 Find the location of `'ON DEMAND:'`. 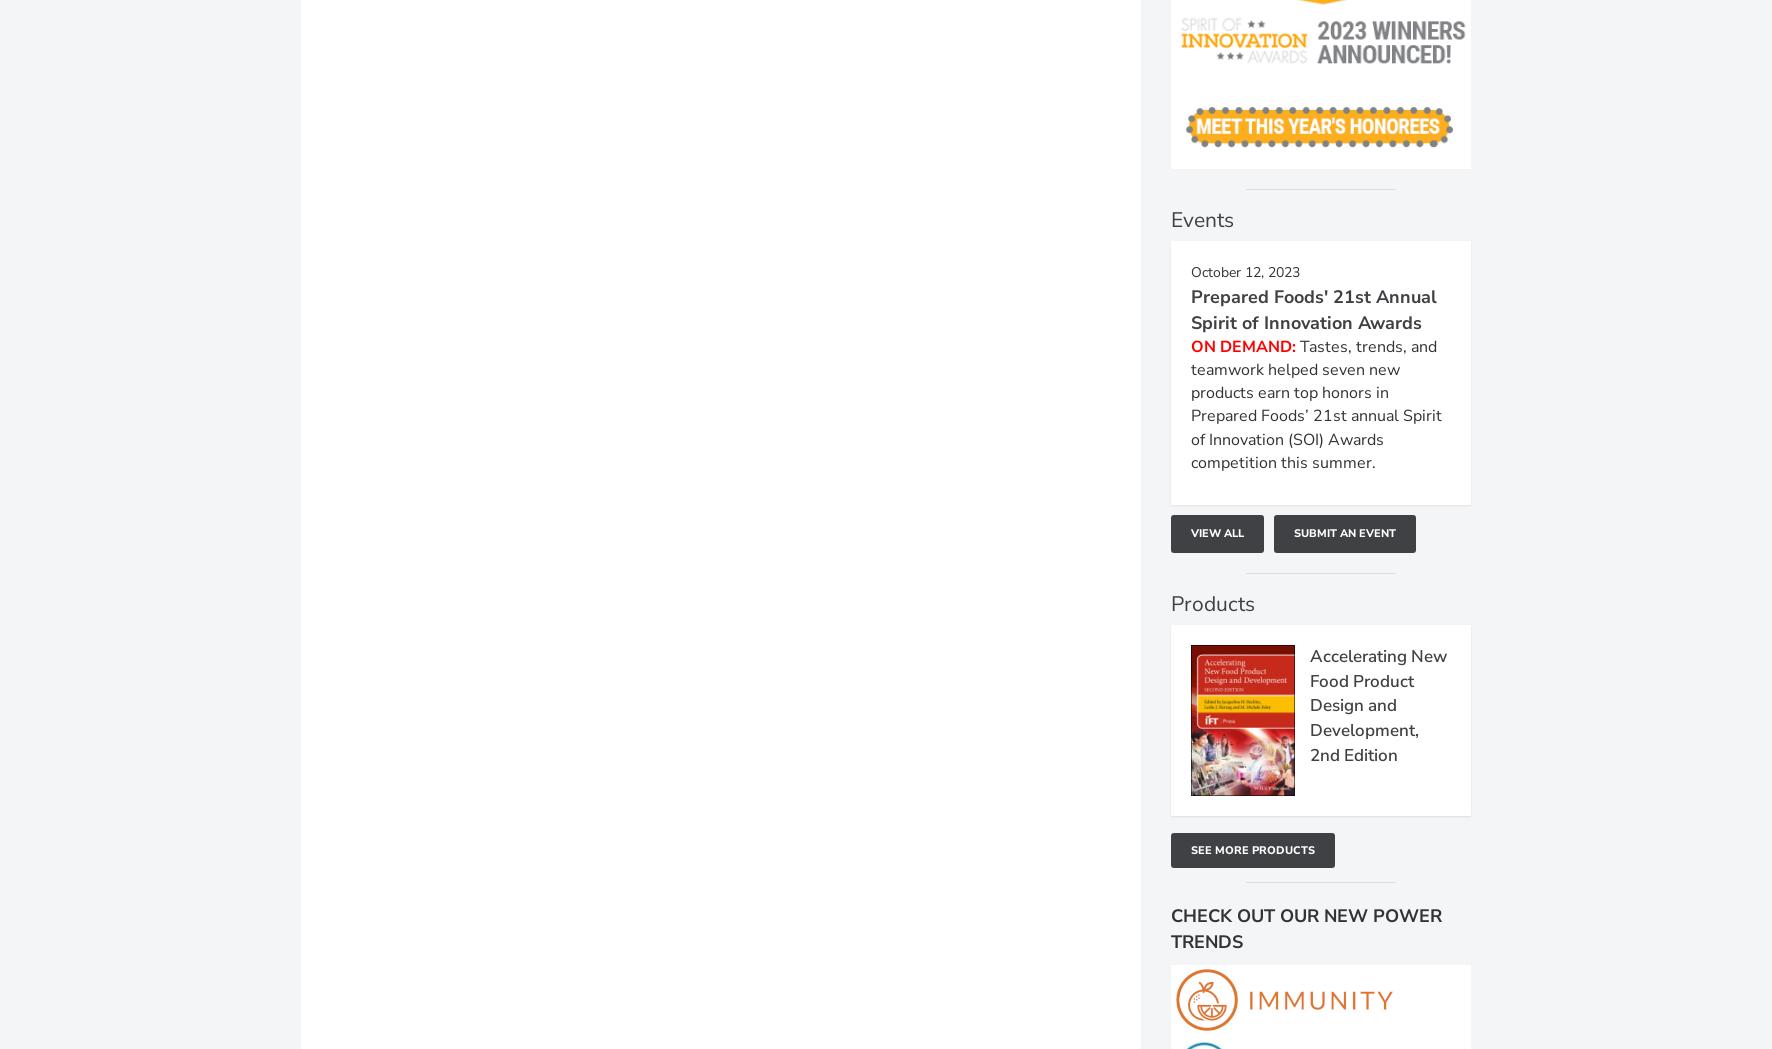

'ON DEMAND:' is located at coordinates (1243, 344).